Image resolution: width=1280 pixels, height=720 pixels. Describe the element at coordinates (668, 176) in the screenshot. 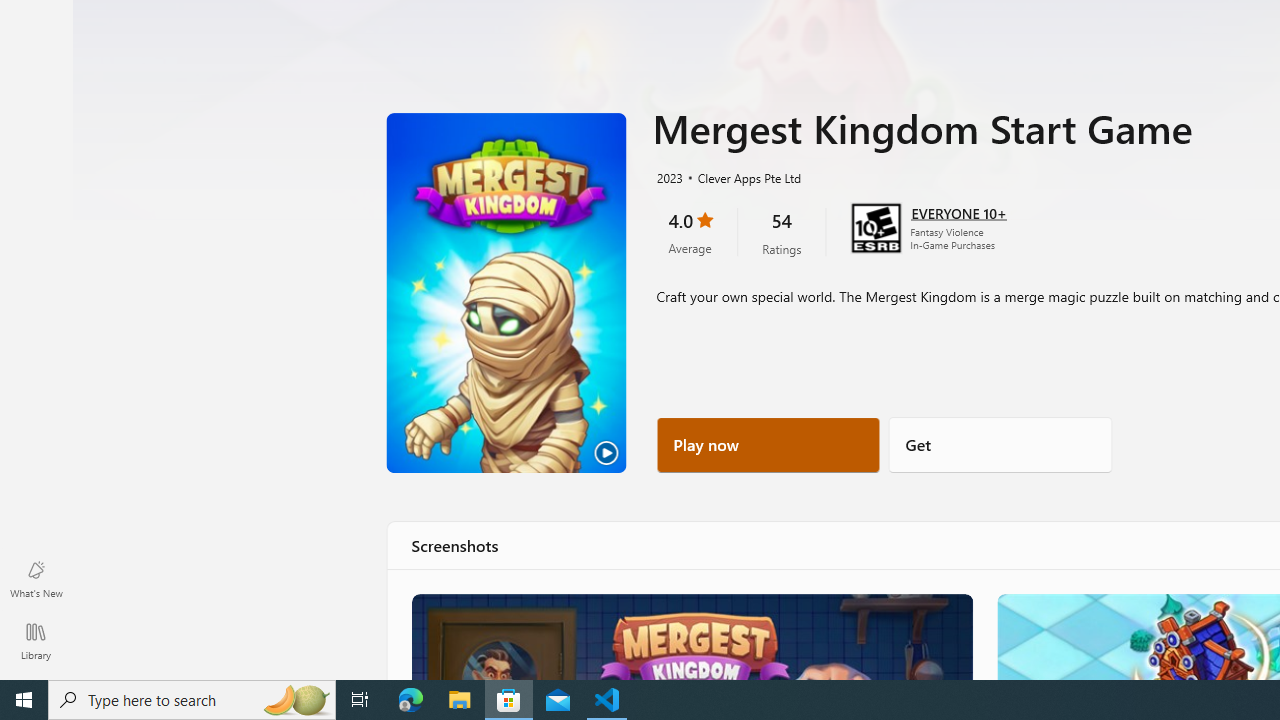

I see `'2023'` at that location.